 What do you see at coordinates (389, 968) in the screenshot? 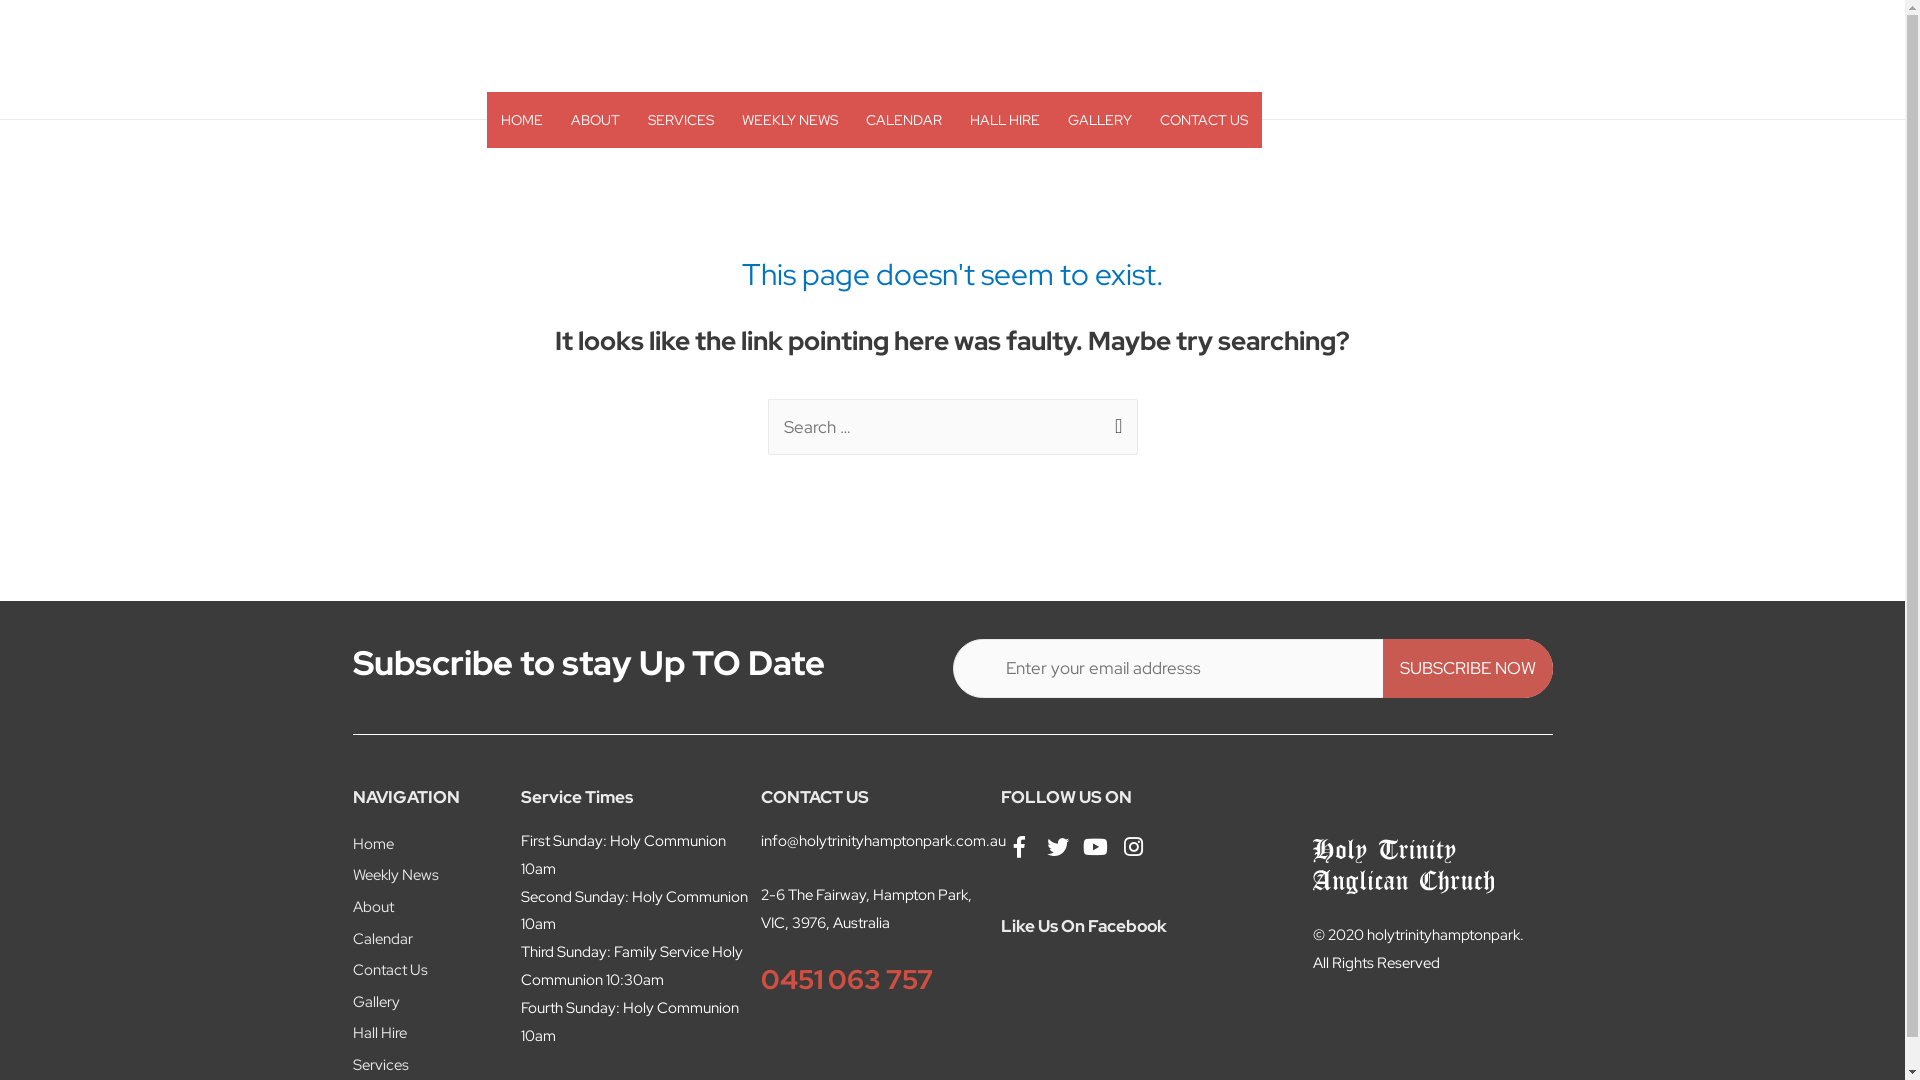
I see `'Contact Us'` at bounding box center [389, 968].